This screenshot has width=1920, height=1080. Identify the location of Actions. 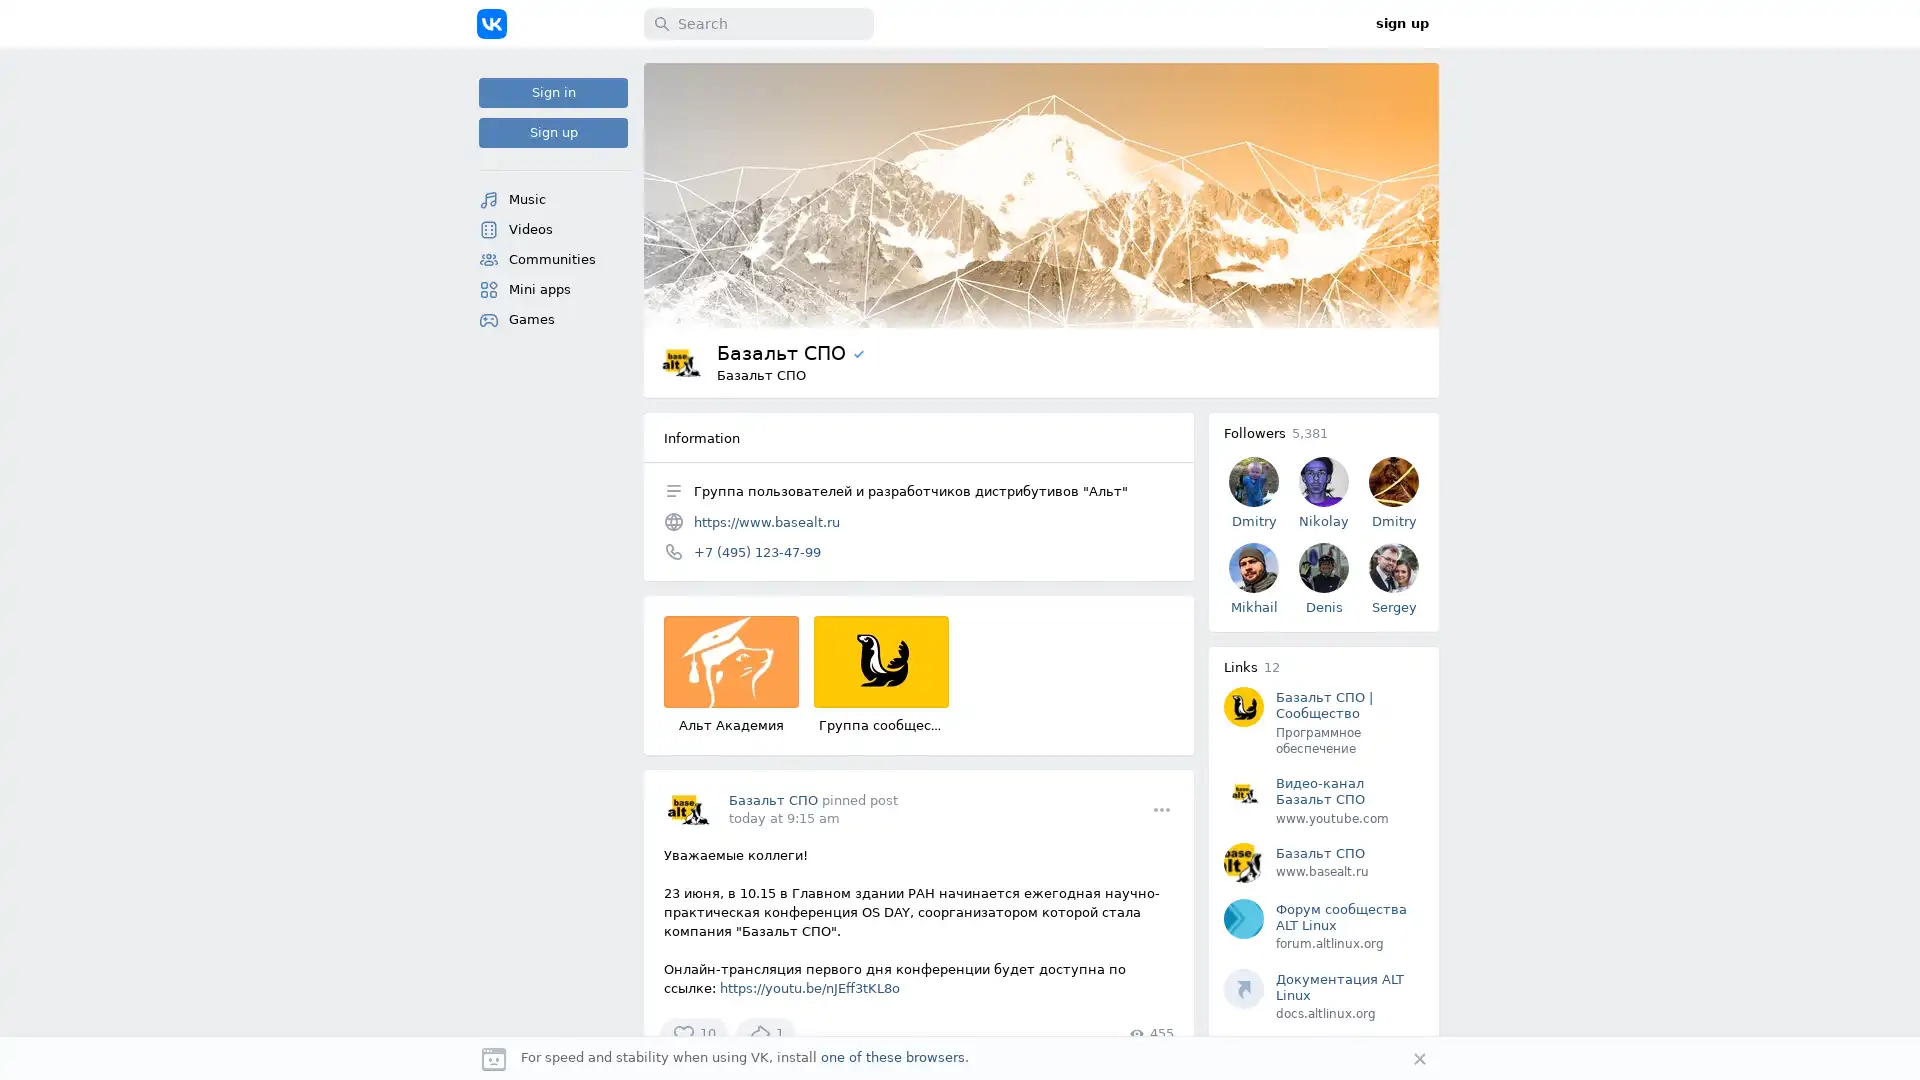
(1161, 808).